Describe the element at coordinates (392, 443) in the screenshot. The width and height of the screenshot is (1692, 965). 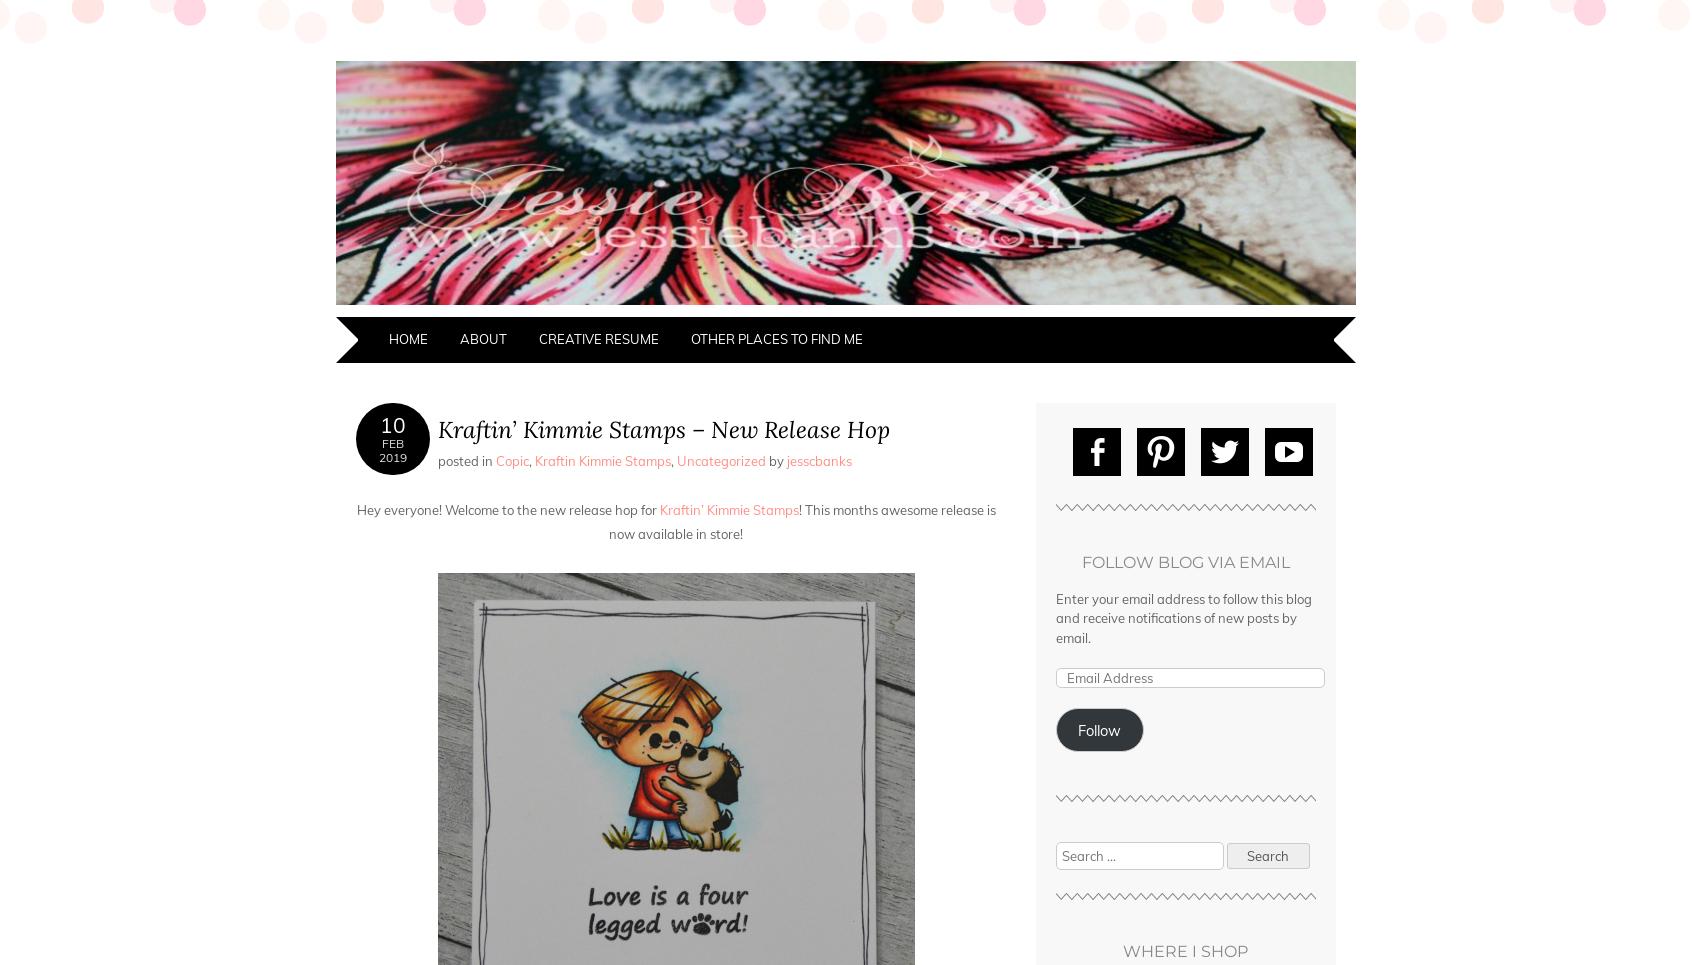
I see `'Feb'` at that location.